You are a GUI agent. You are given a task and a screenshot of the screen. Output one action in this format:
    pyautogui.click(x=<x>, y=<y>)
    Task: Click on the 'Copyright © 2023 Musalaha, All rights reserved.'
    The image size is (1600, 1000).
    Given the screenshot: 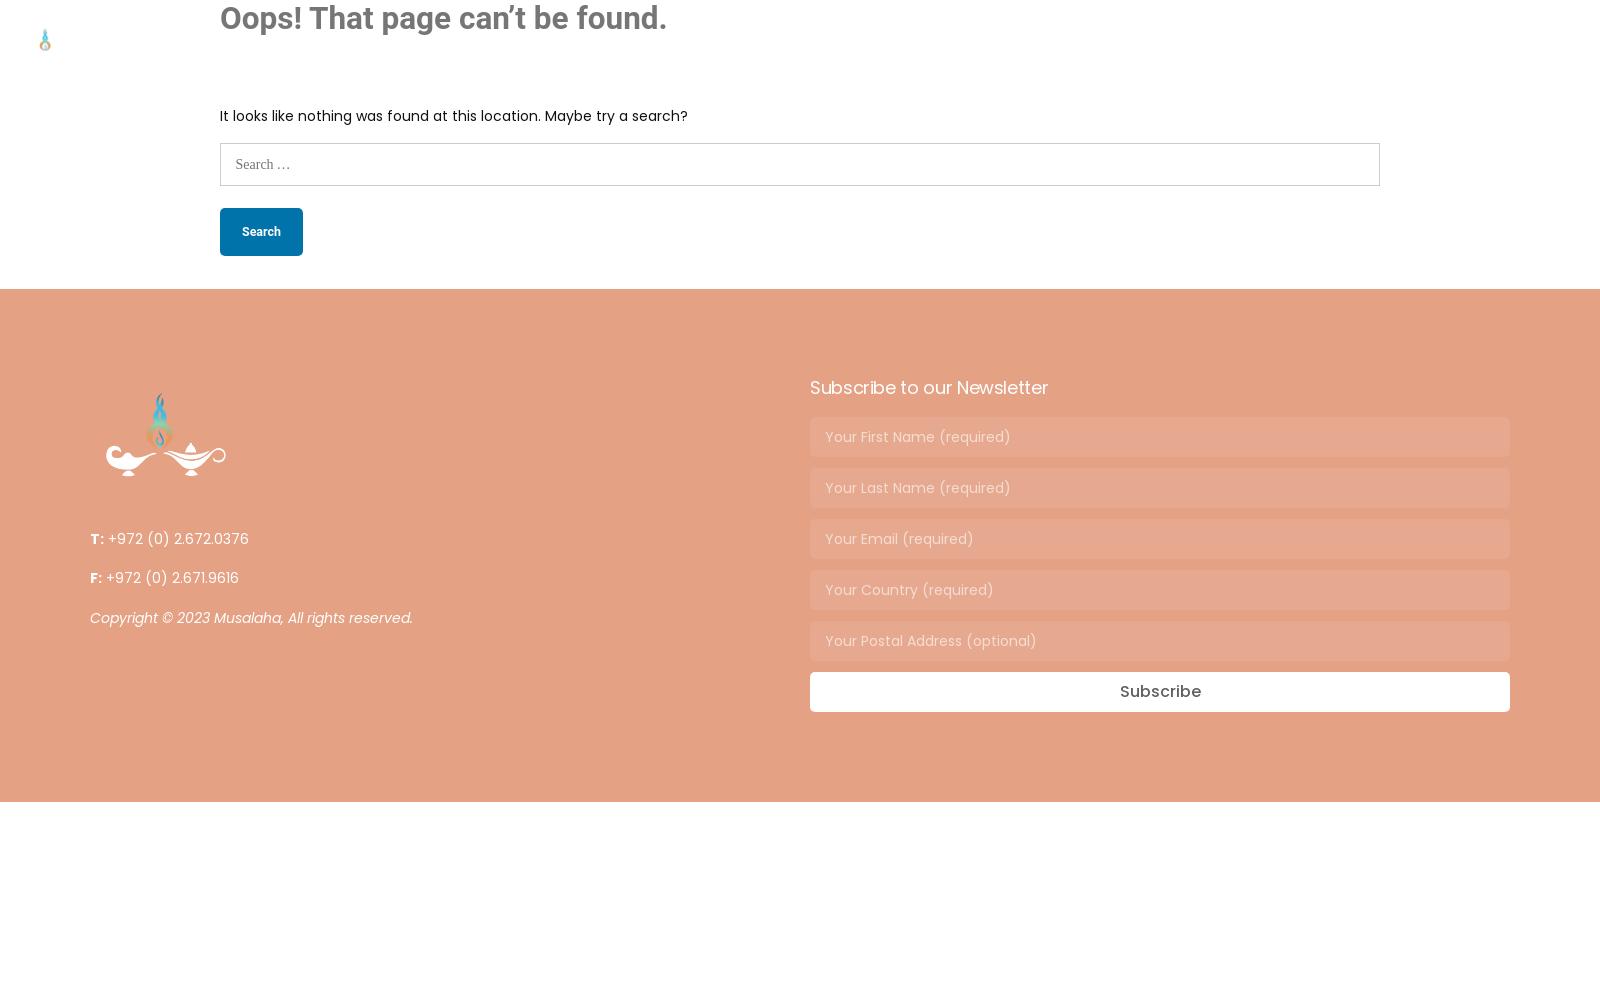 What is the action you would take?
    pyautogui.click(x=251, y=616)
    